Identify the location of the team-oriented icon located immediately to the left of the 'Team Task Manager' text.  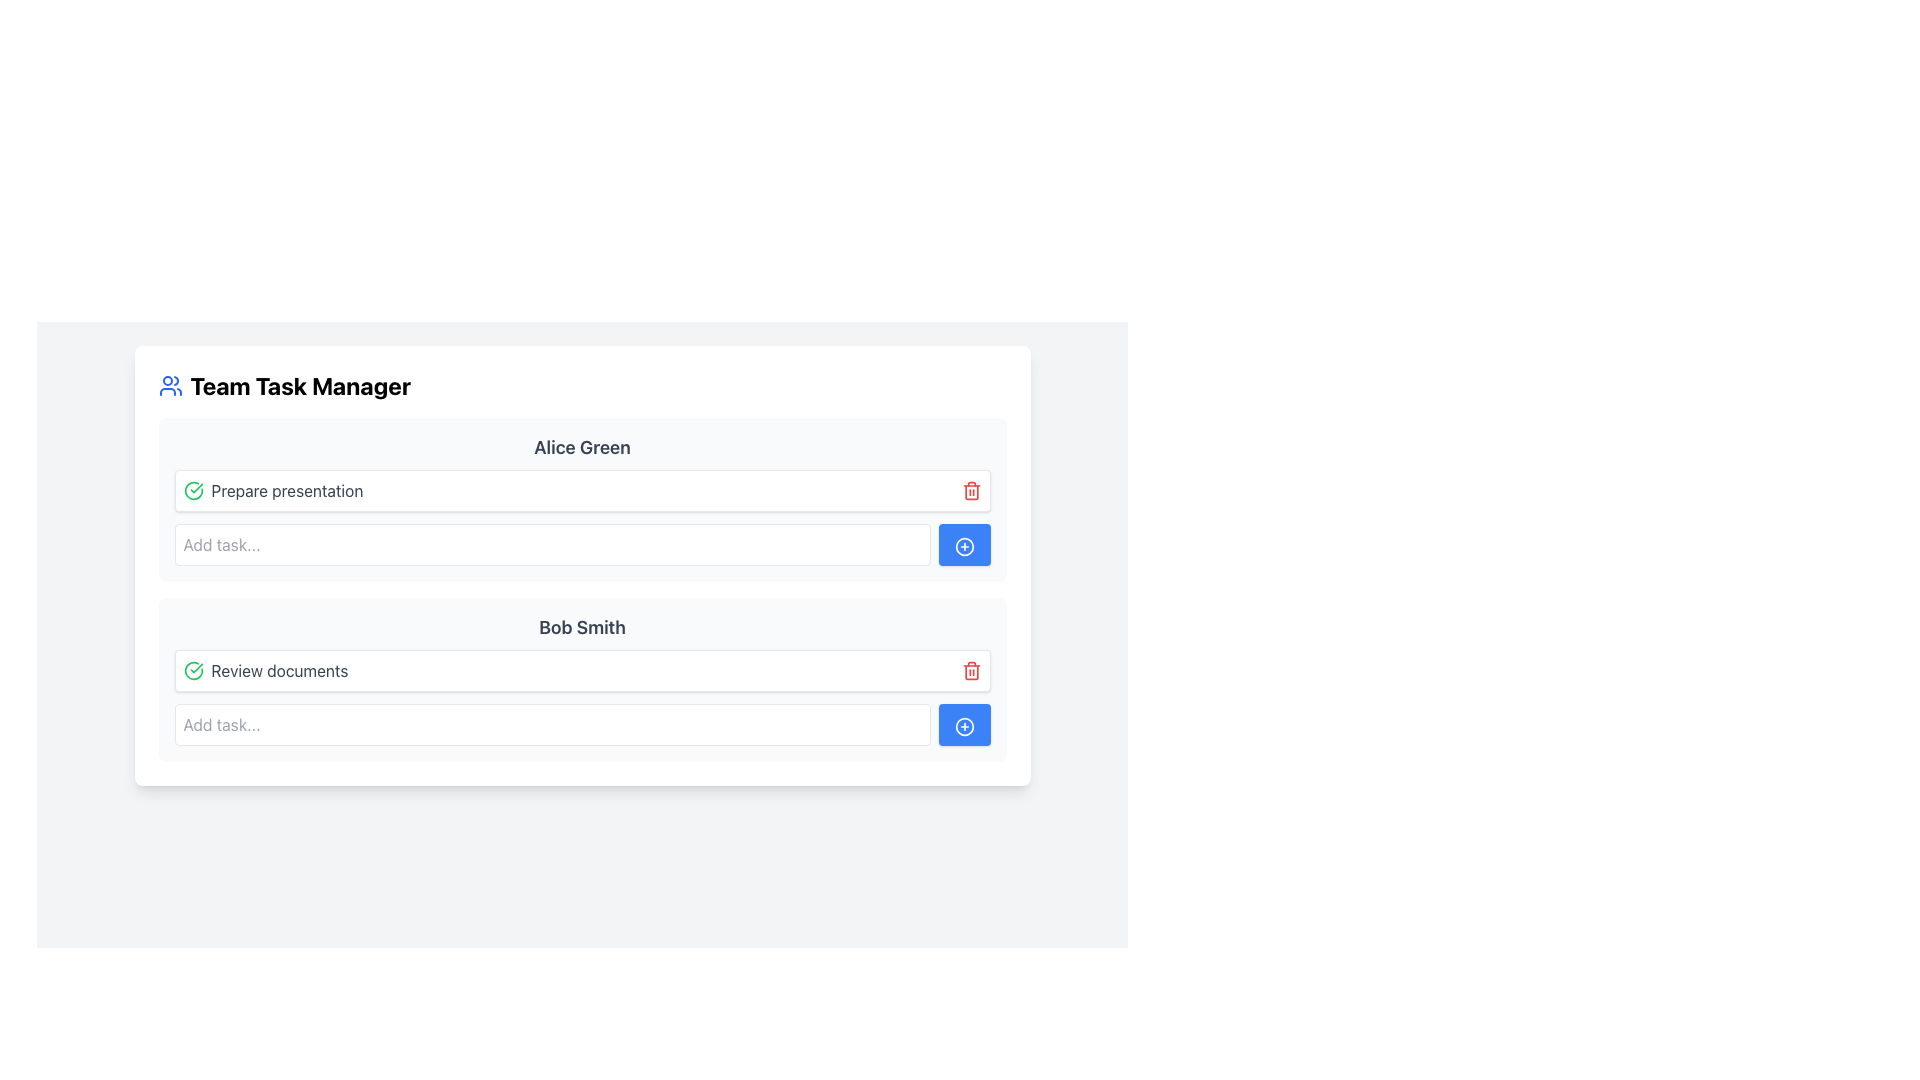
(170, 385).